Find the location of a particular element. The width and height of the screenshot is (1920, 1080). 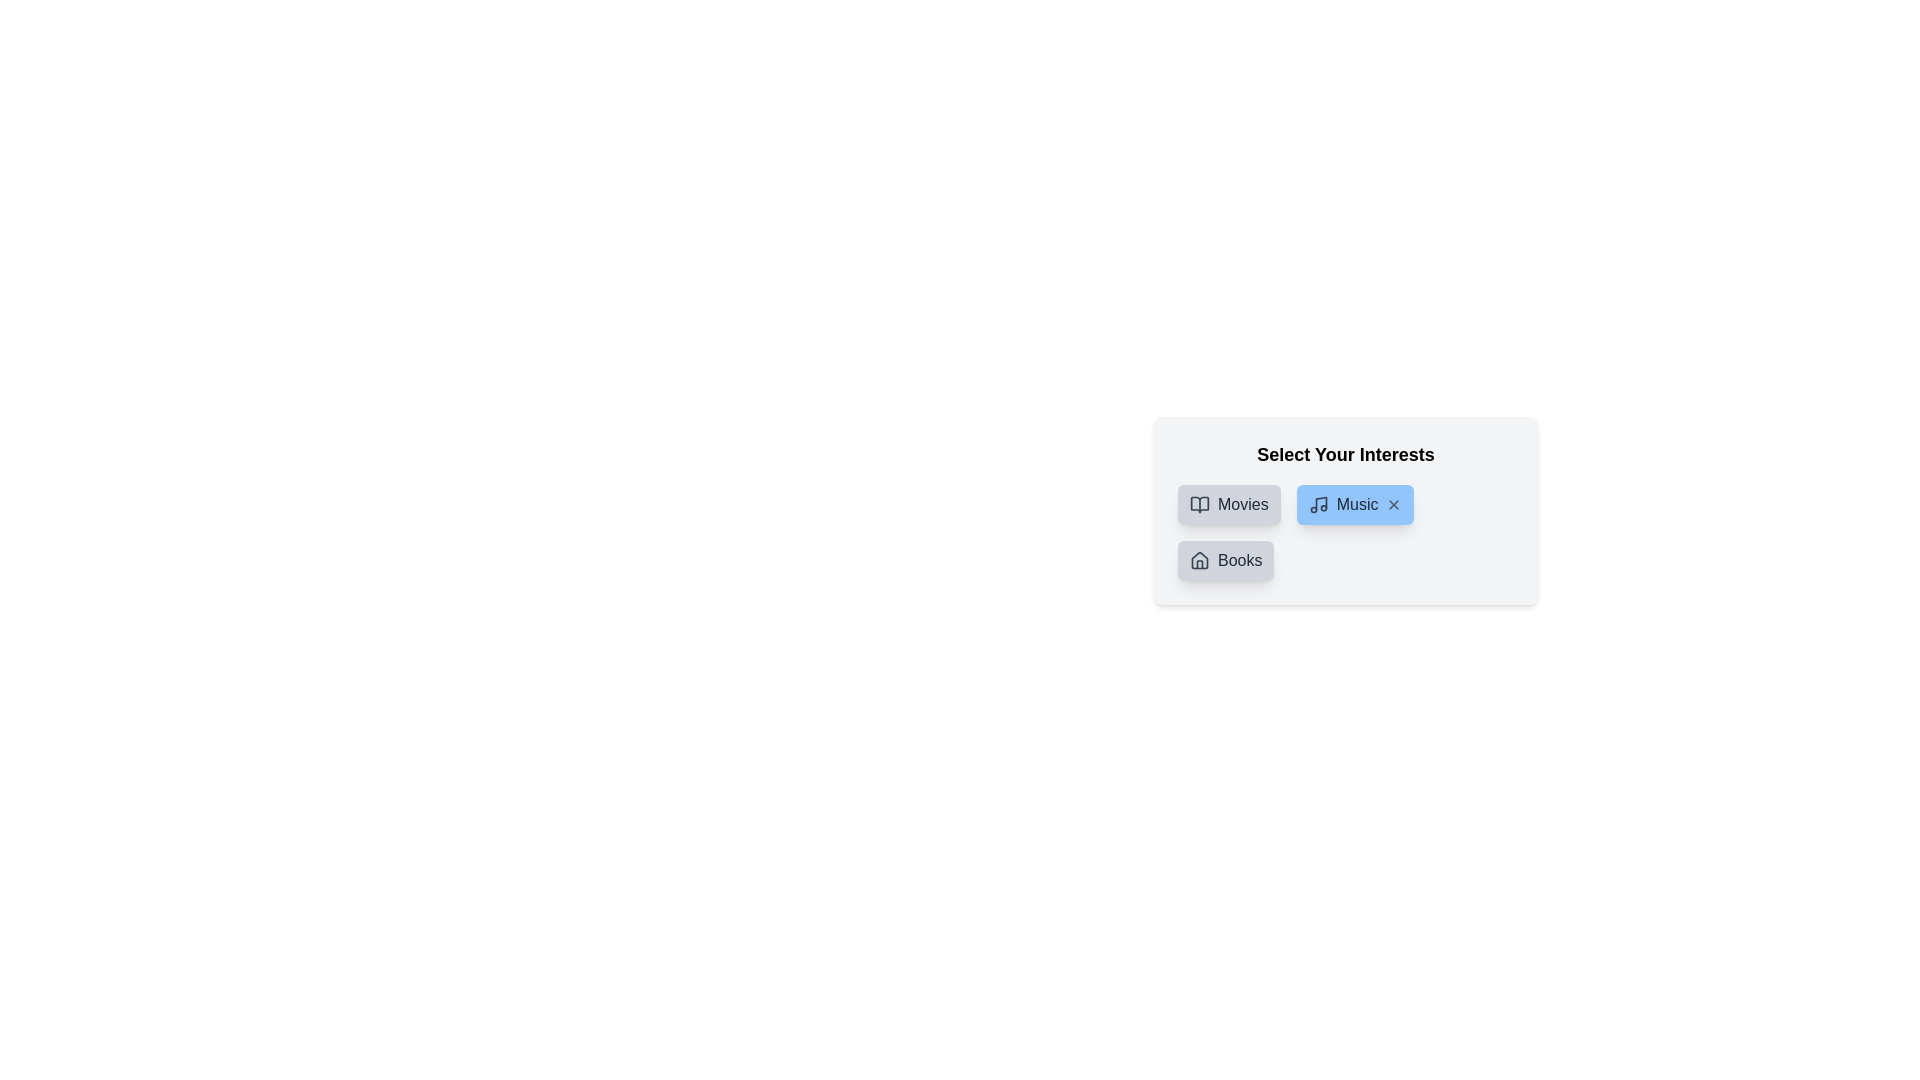

the category Music to inspect the color change is located at coordinates (1354, 504).